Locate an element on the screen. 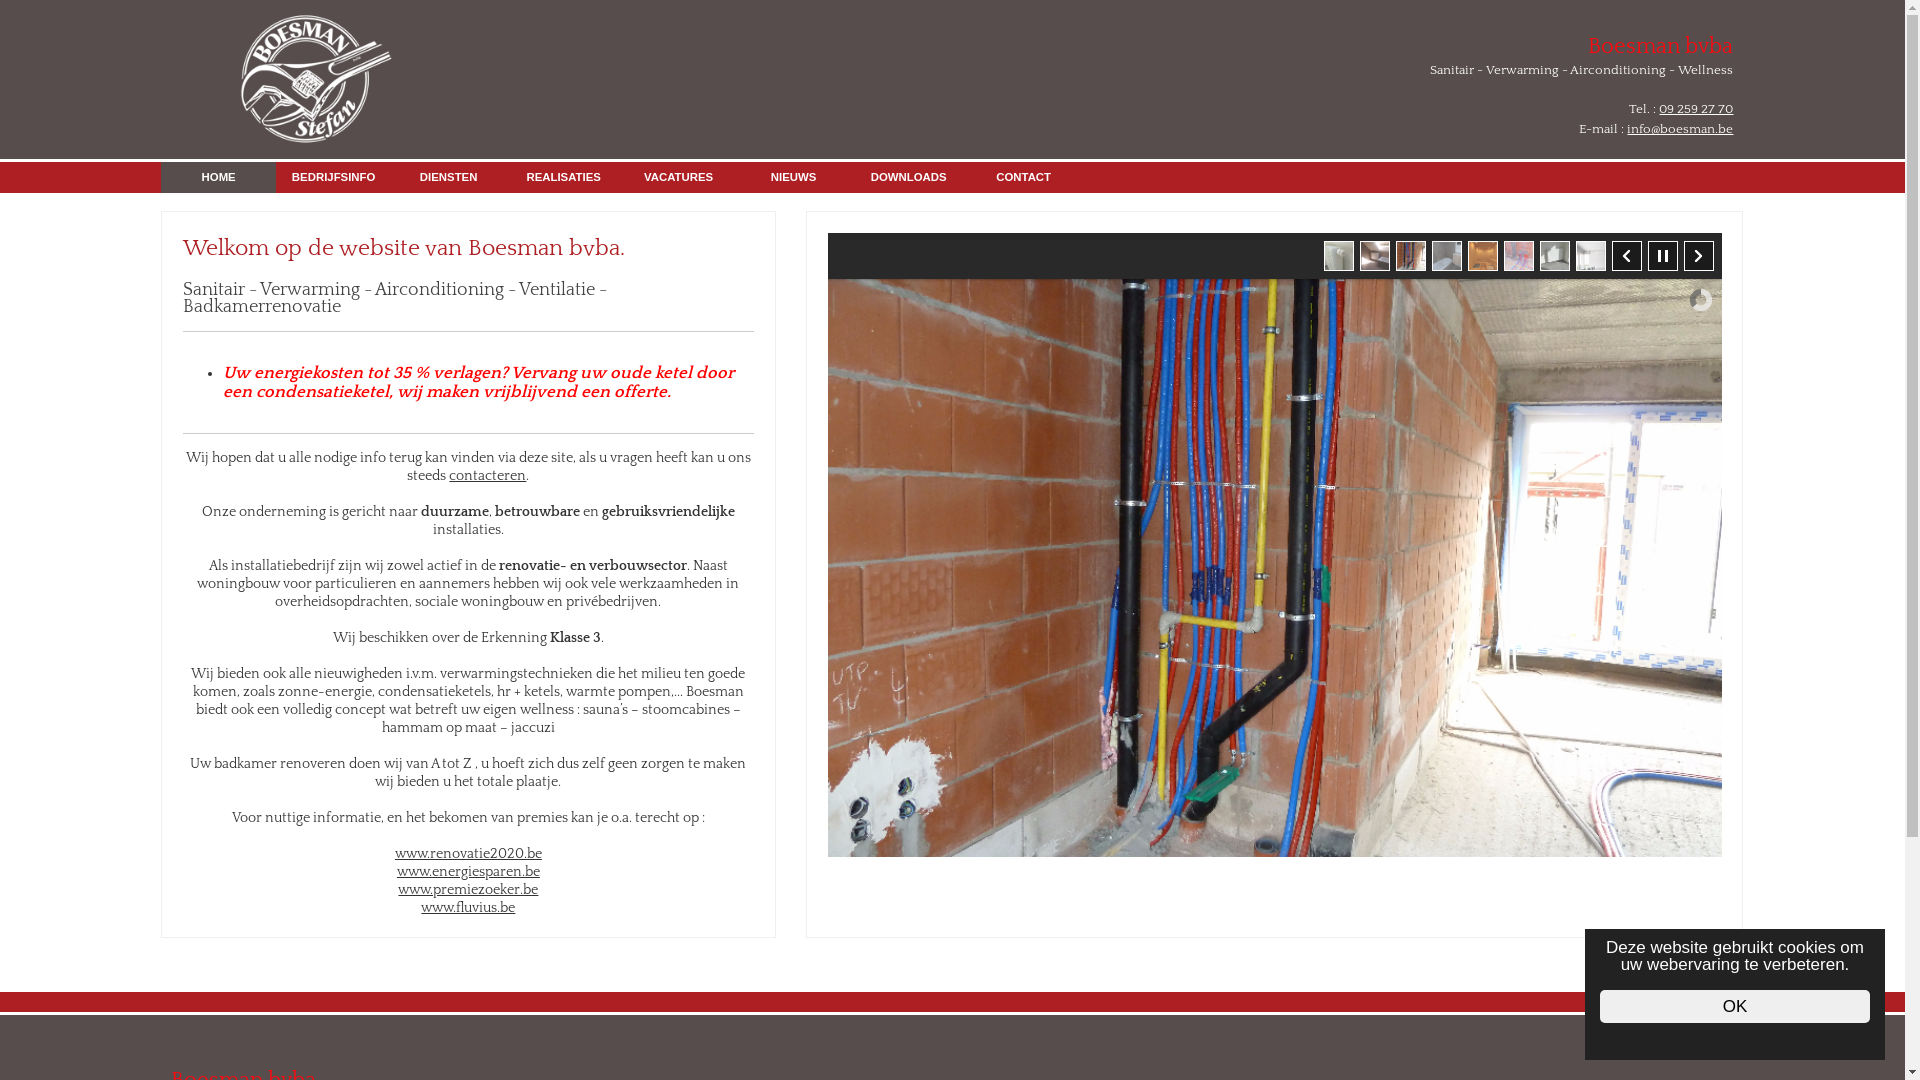 The width and height of the screenshot is (1920, 1080). 'DIENSTEN' is located at coordinates (447, 176).